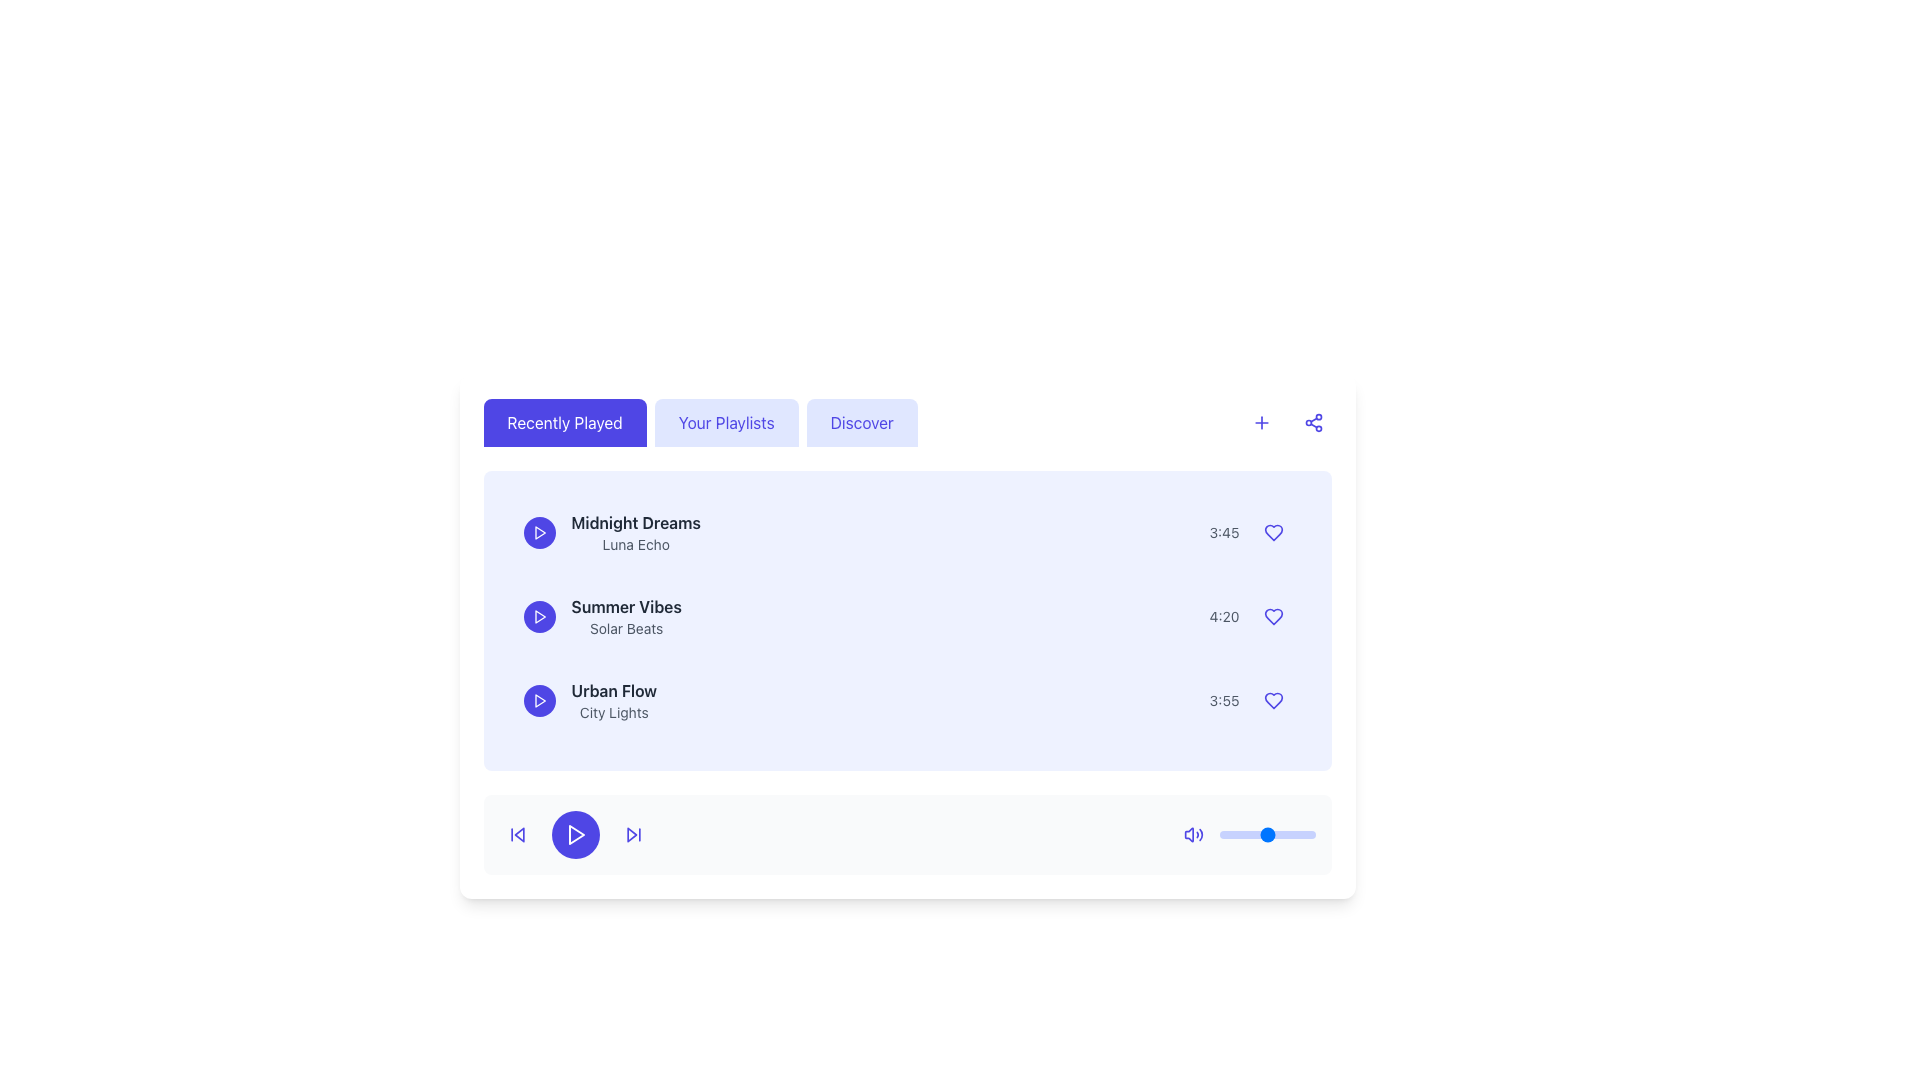 This screenshot has height=1080, width=1920. Describe the element at coordinates (1272, 616) in the screenshot. I see `the favorite button located in the second row of the 'Recently Played' section, which is associated with the song having a playback duration of '4:20'` at that location.